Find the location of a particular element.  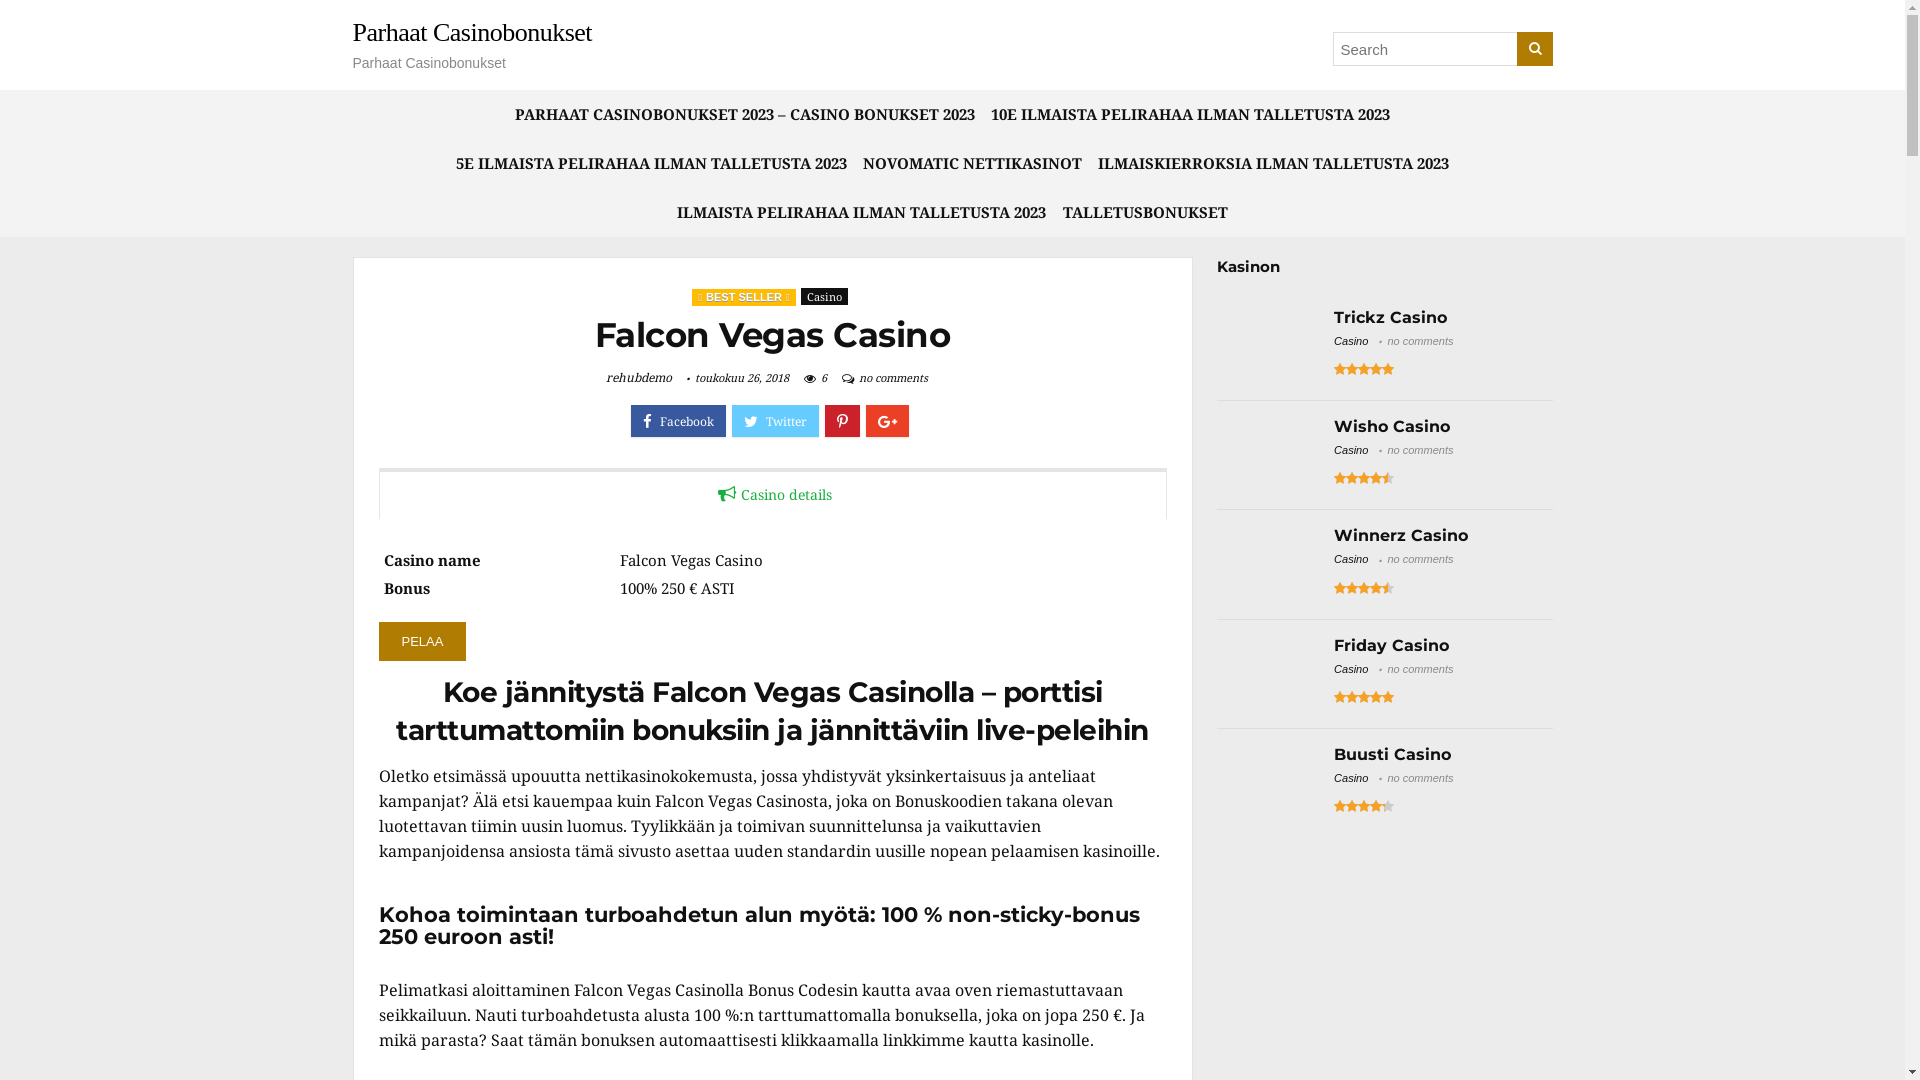

'no comments' is located at coordinates (891, 377).